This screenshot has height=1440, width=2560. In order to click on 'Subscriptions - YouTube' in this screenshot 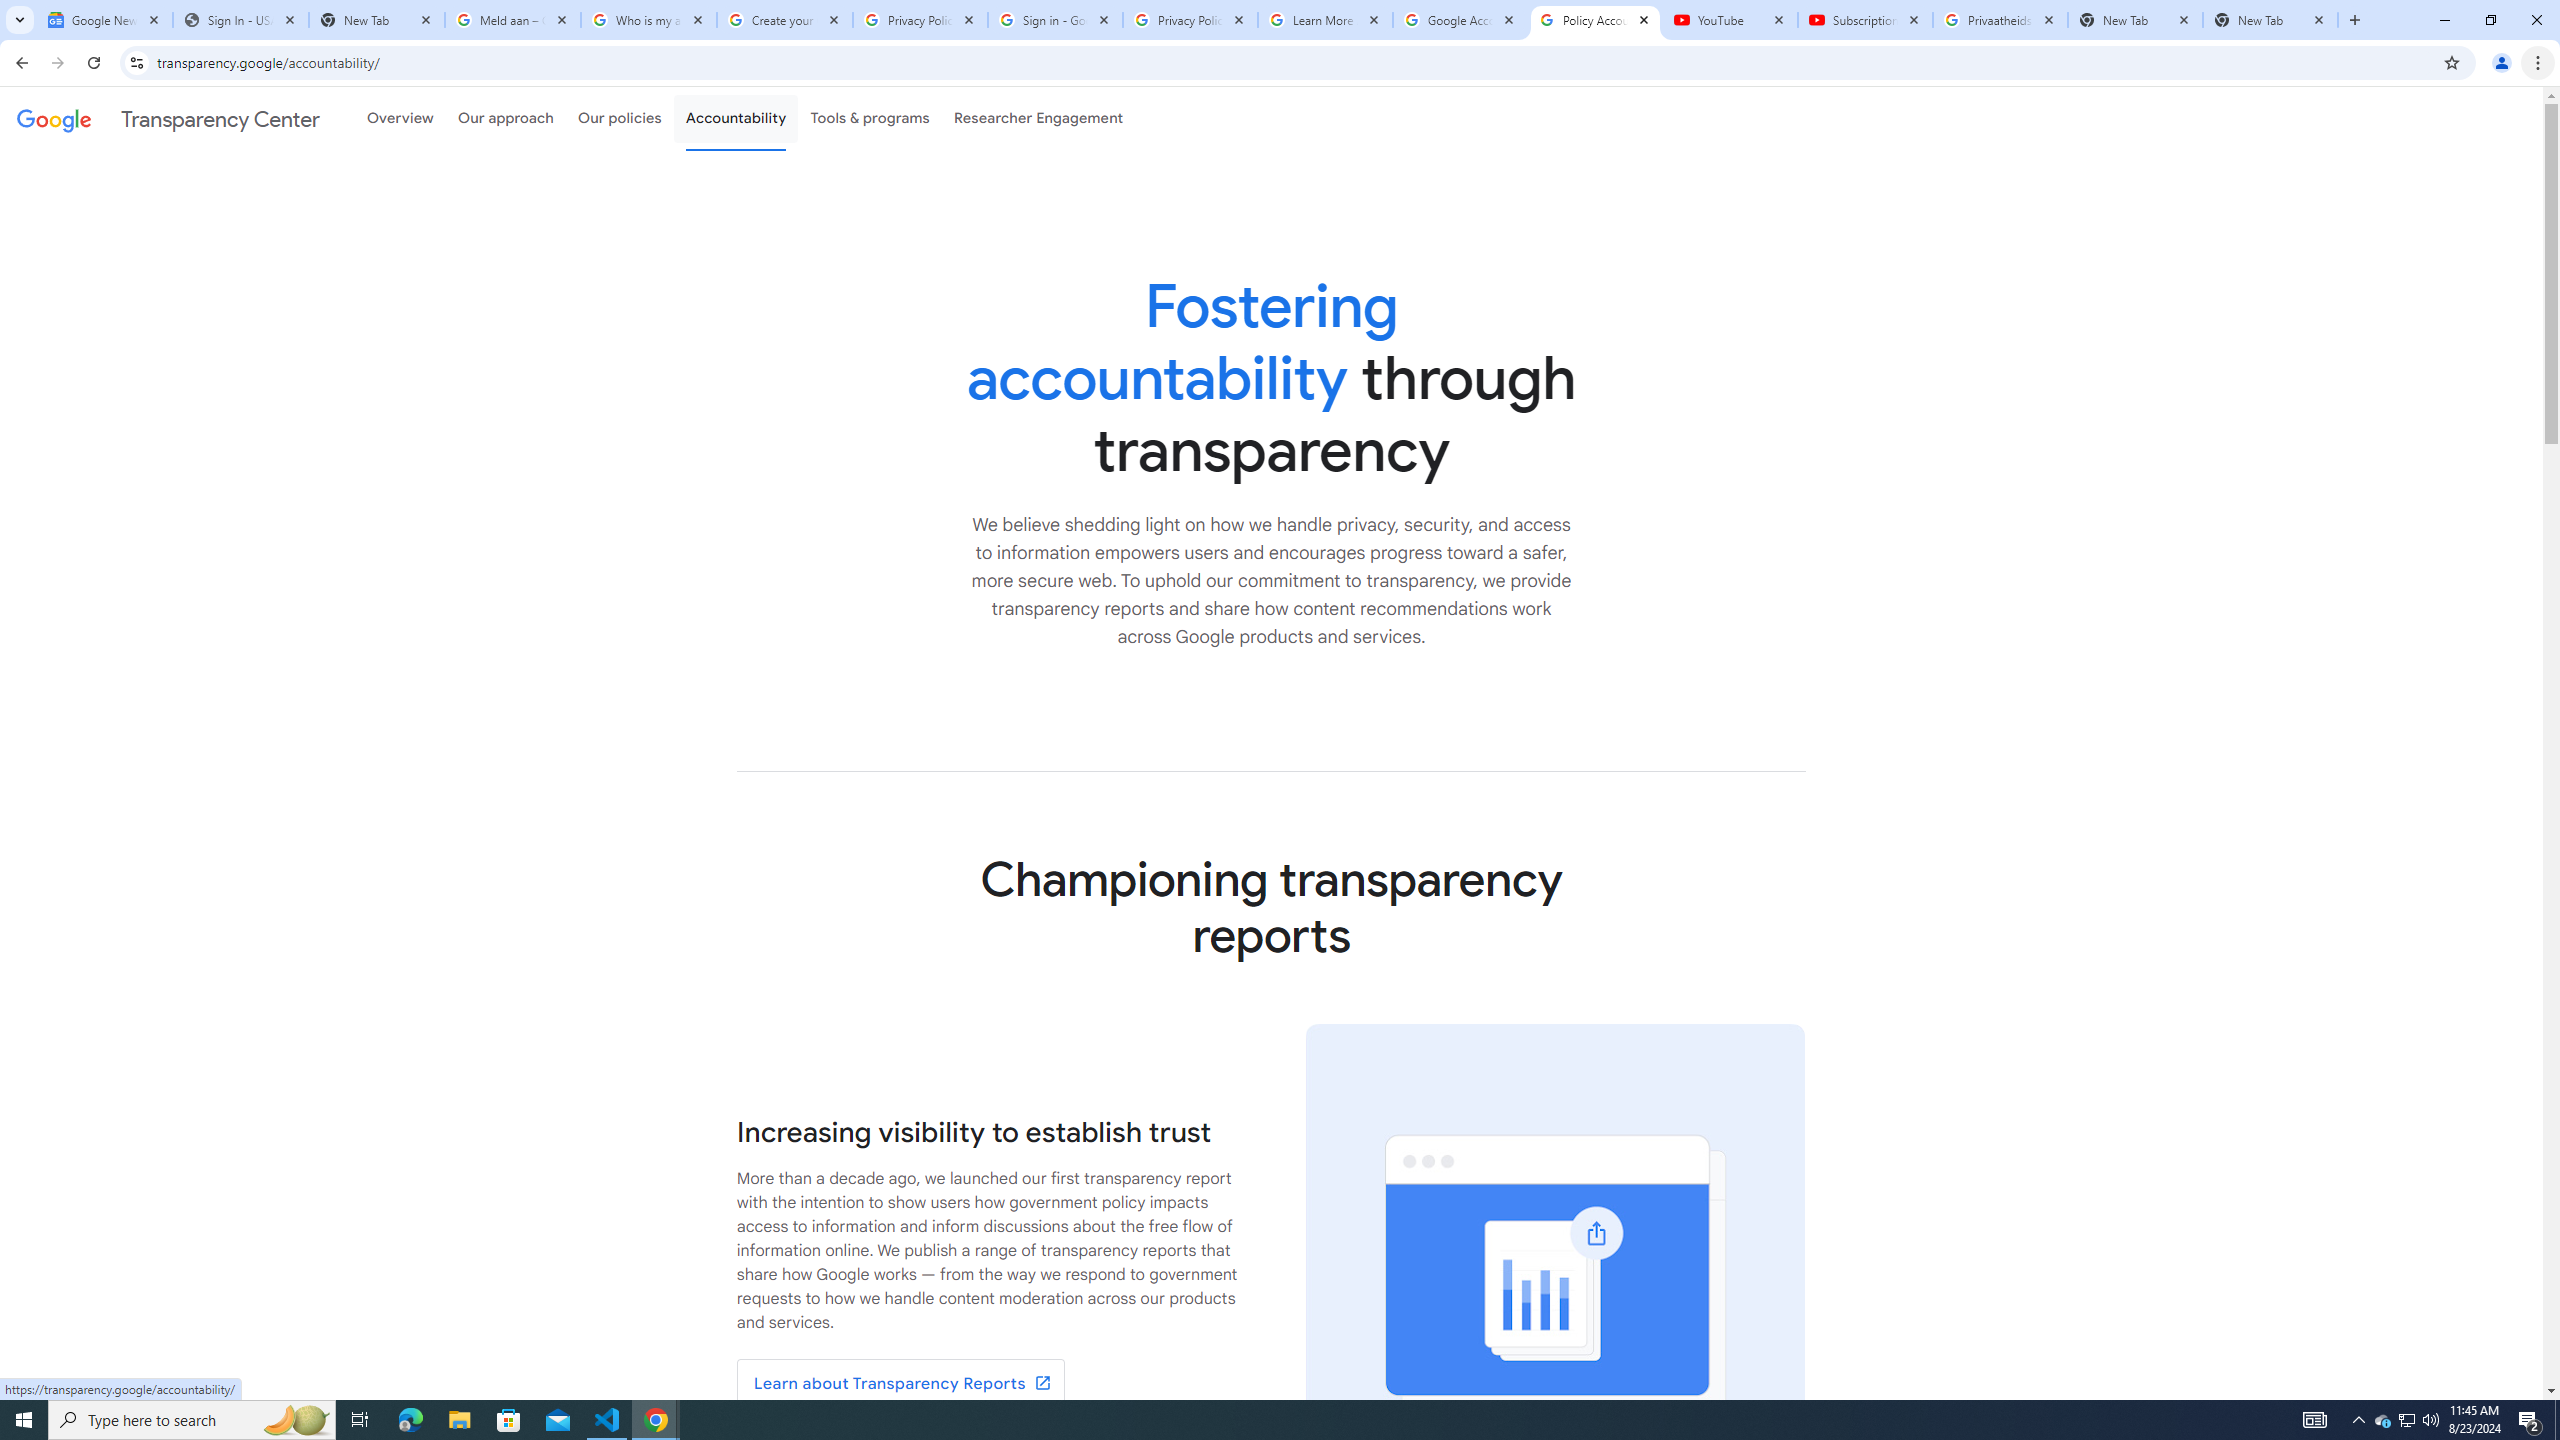, I will do `click(1866, 19)`.